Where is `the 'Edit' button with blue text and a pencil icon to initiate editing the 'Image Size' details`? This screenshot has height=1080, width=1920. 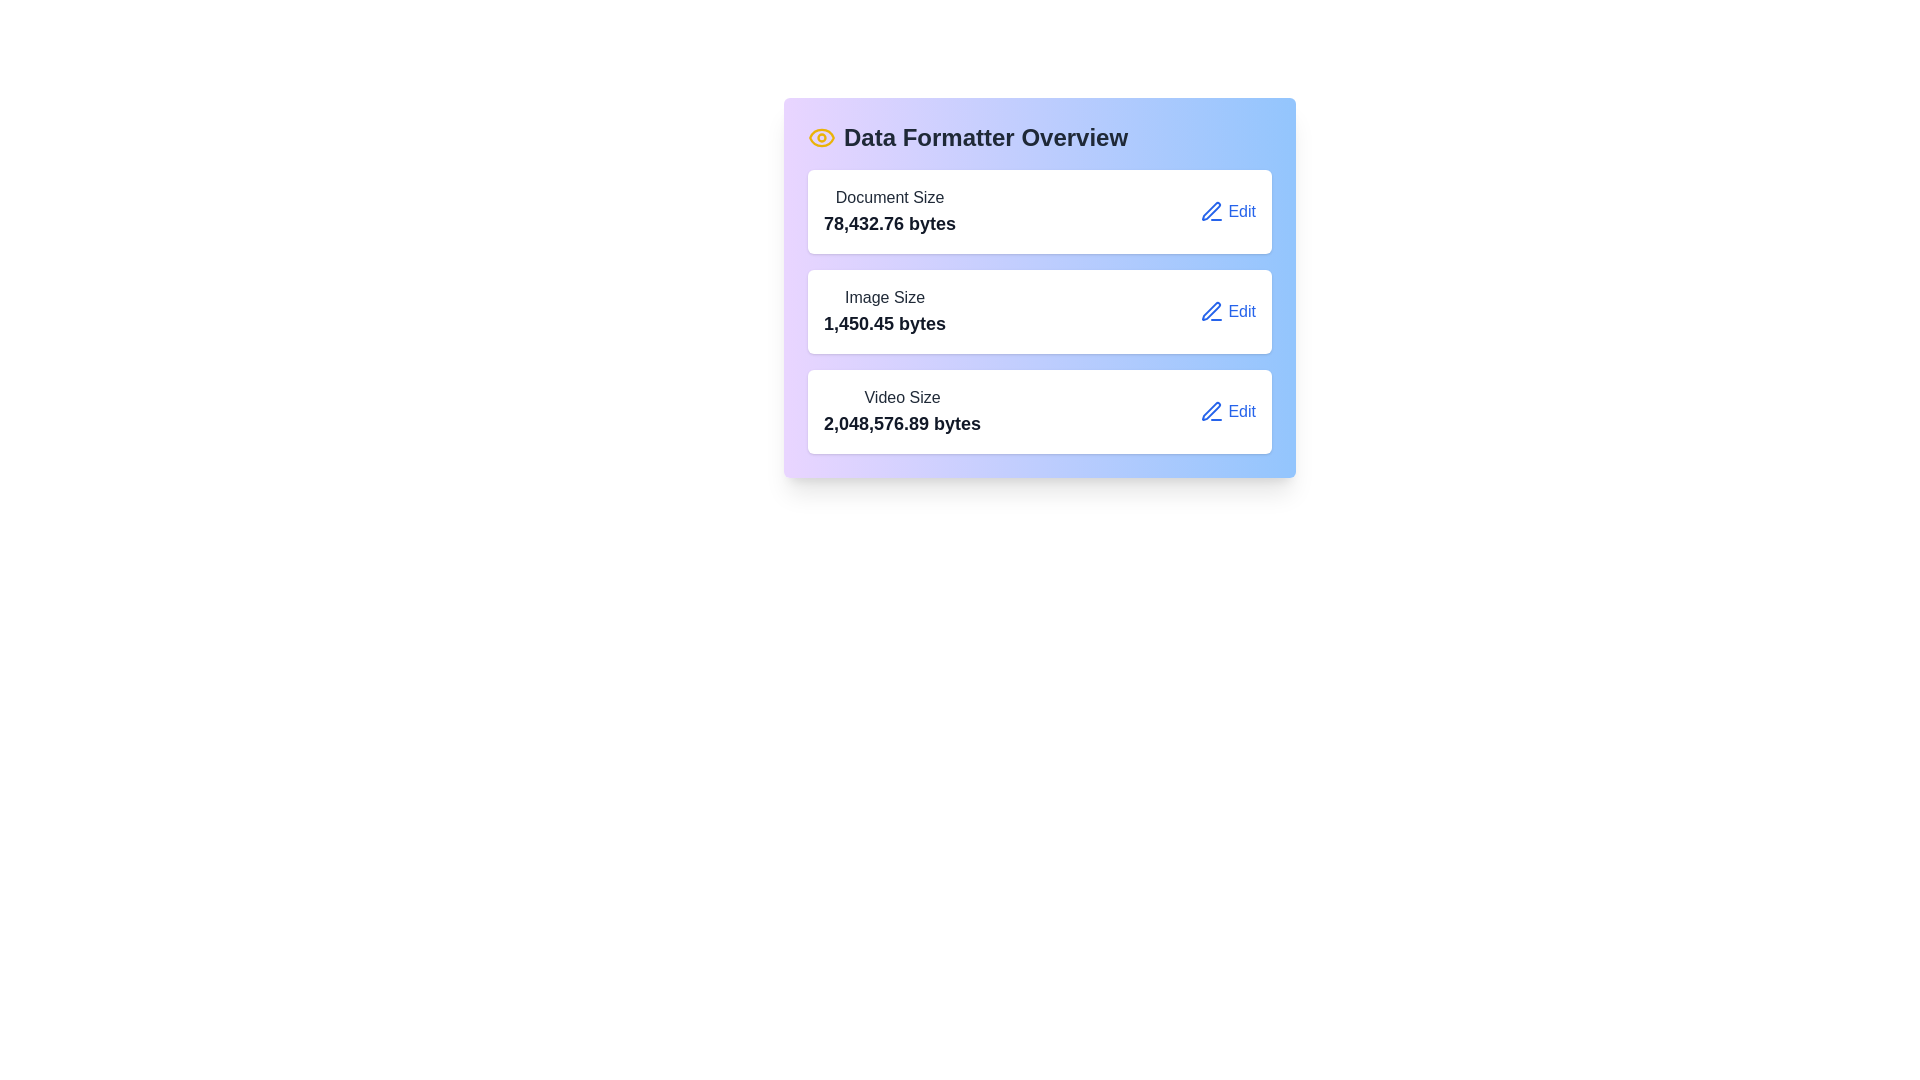 the 'Edit' button with blue text and a pencil icon to initiate editing the 'Image Size' details is located at coordinates (1227, 312).